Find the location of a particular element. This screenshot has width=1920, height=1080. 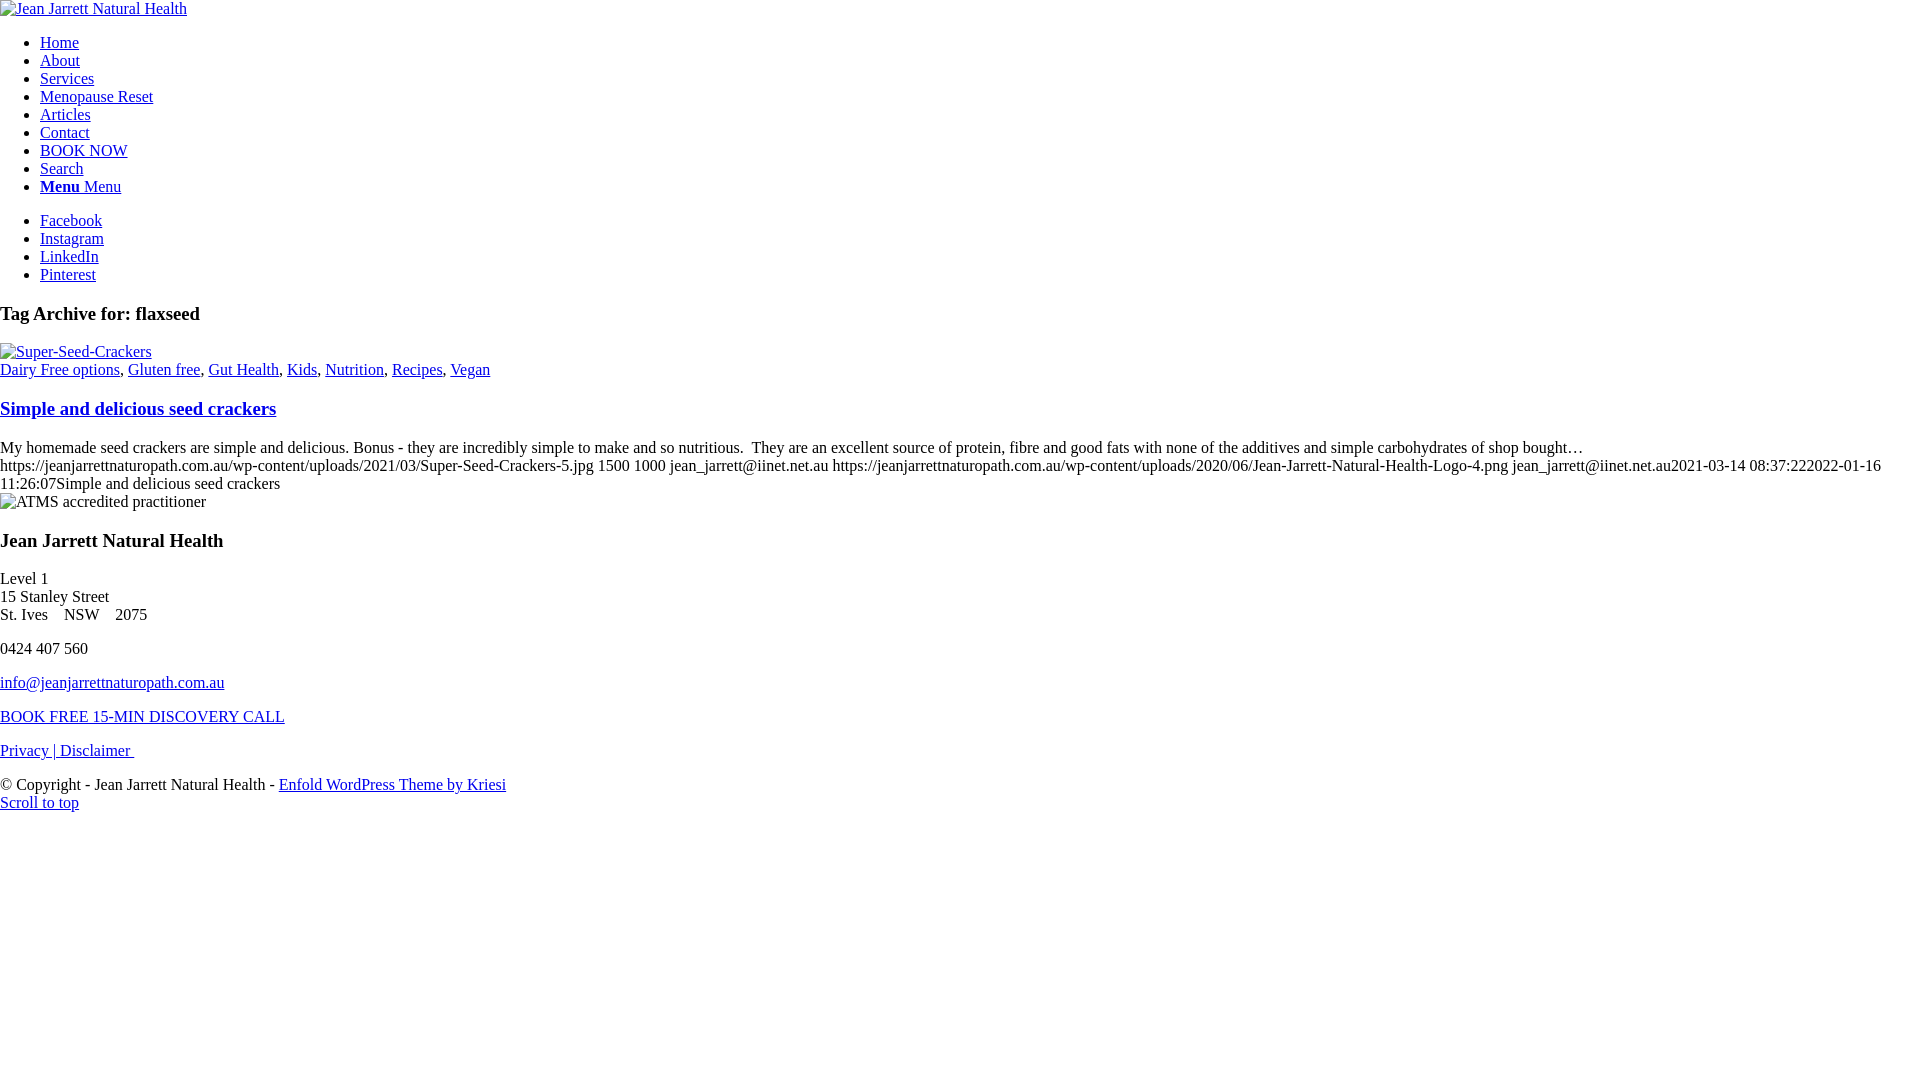

'Services' is located at coordinates (67, 77).